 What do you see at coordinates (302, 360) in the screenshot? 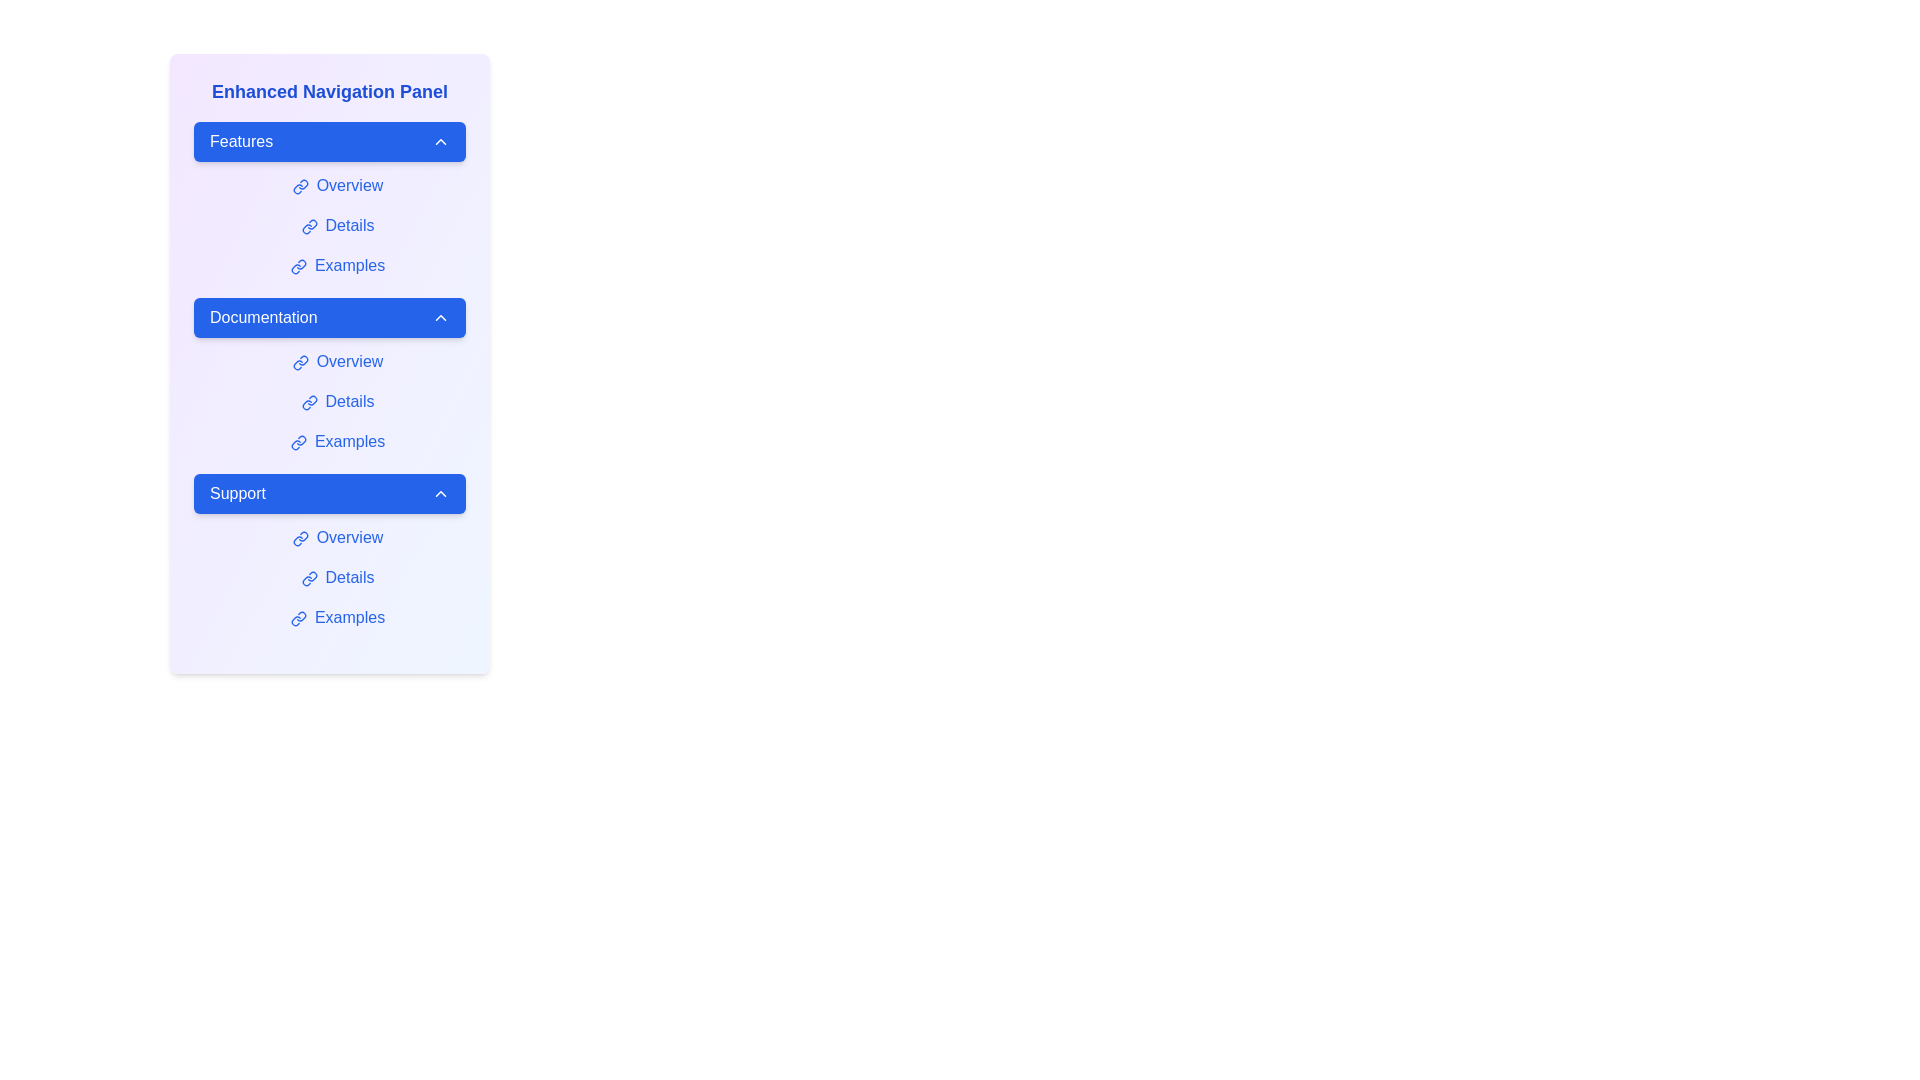
I see `the upper link icon in the 'Documentation' section of the 'Enhanced Navigation Panel' that signifies a hyperlink for the text 'Overview'` at bounding box center [302, 360].